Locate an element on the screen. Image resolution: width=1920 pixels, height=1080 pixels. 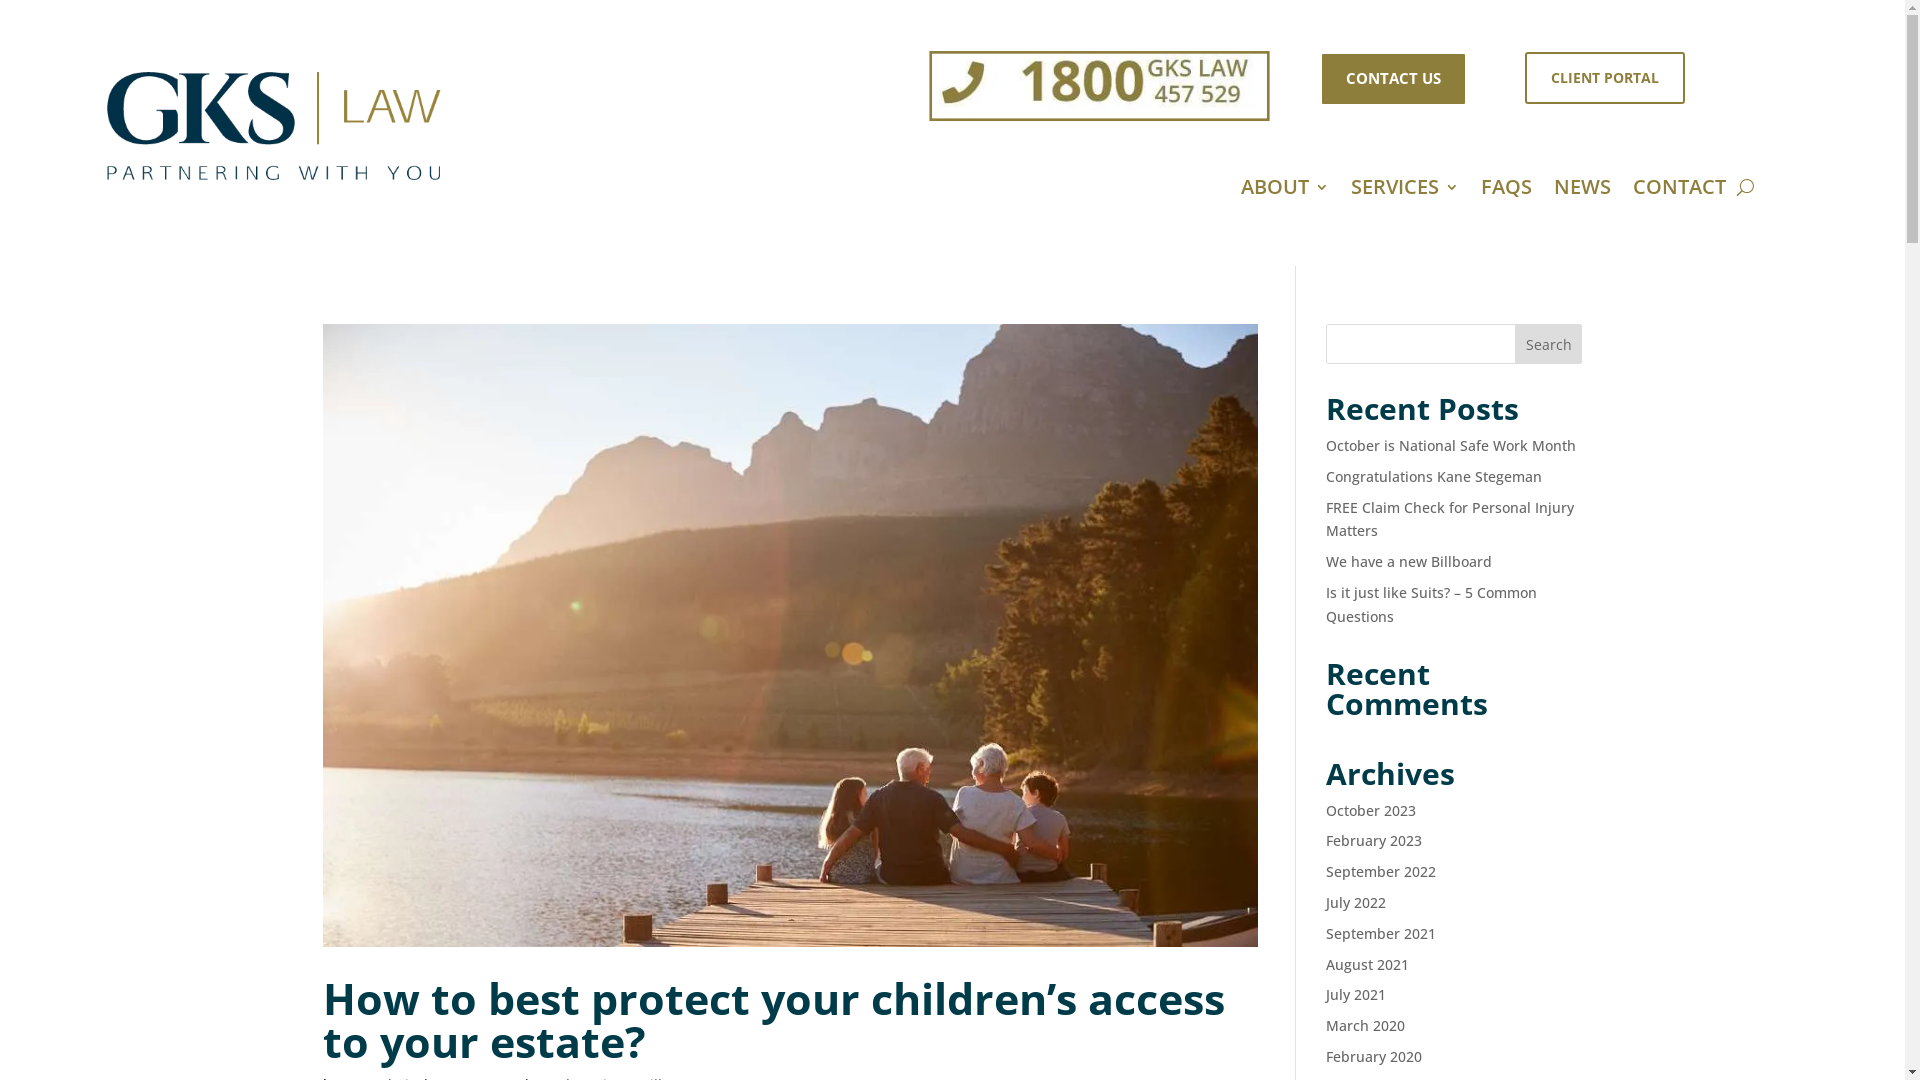
'March 2020' is located at coordinates (1325, 1025).